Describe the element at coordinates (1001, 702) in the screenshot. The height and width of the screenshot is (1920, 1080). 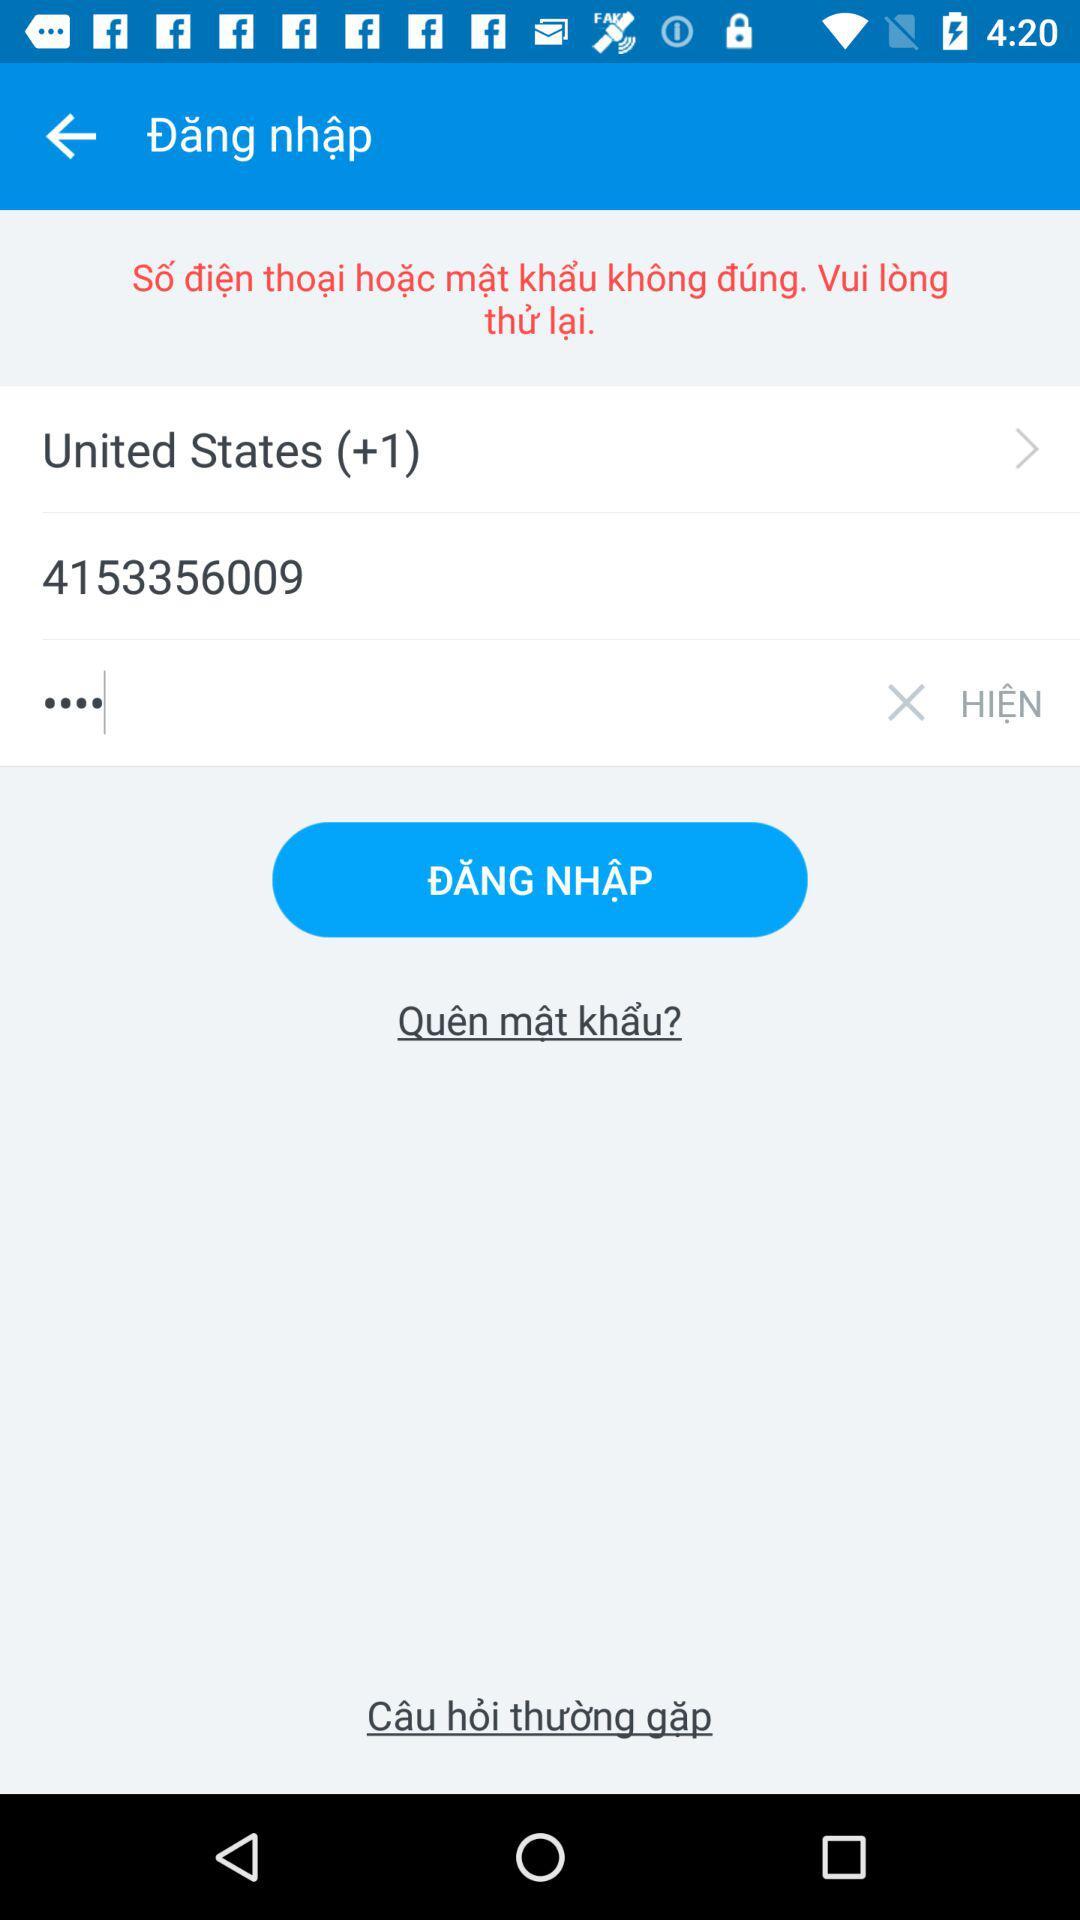
I see `icon to the right of the 2112 icon` at that location.